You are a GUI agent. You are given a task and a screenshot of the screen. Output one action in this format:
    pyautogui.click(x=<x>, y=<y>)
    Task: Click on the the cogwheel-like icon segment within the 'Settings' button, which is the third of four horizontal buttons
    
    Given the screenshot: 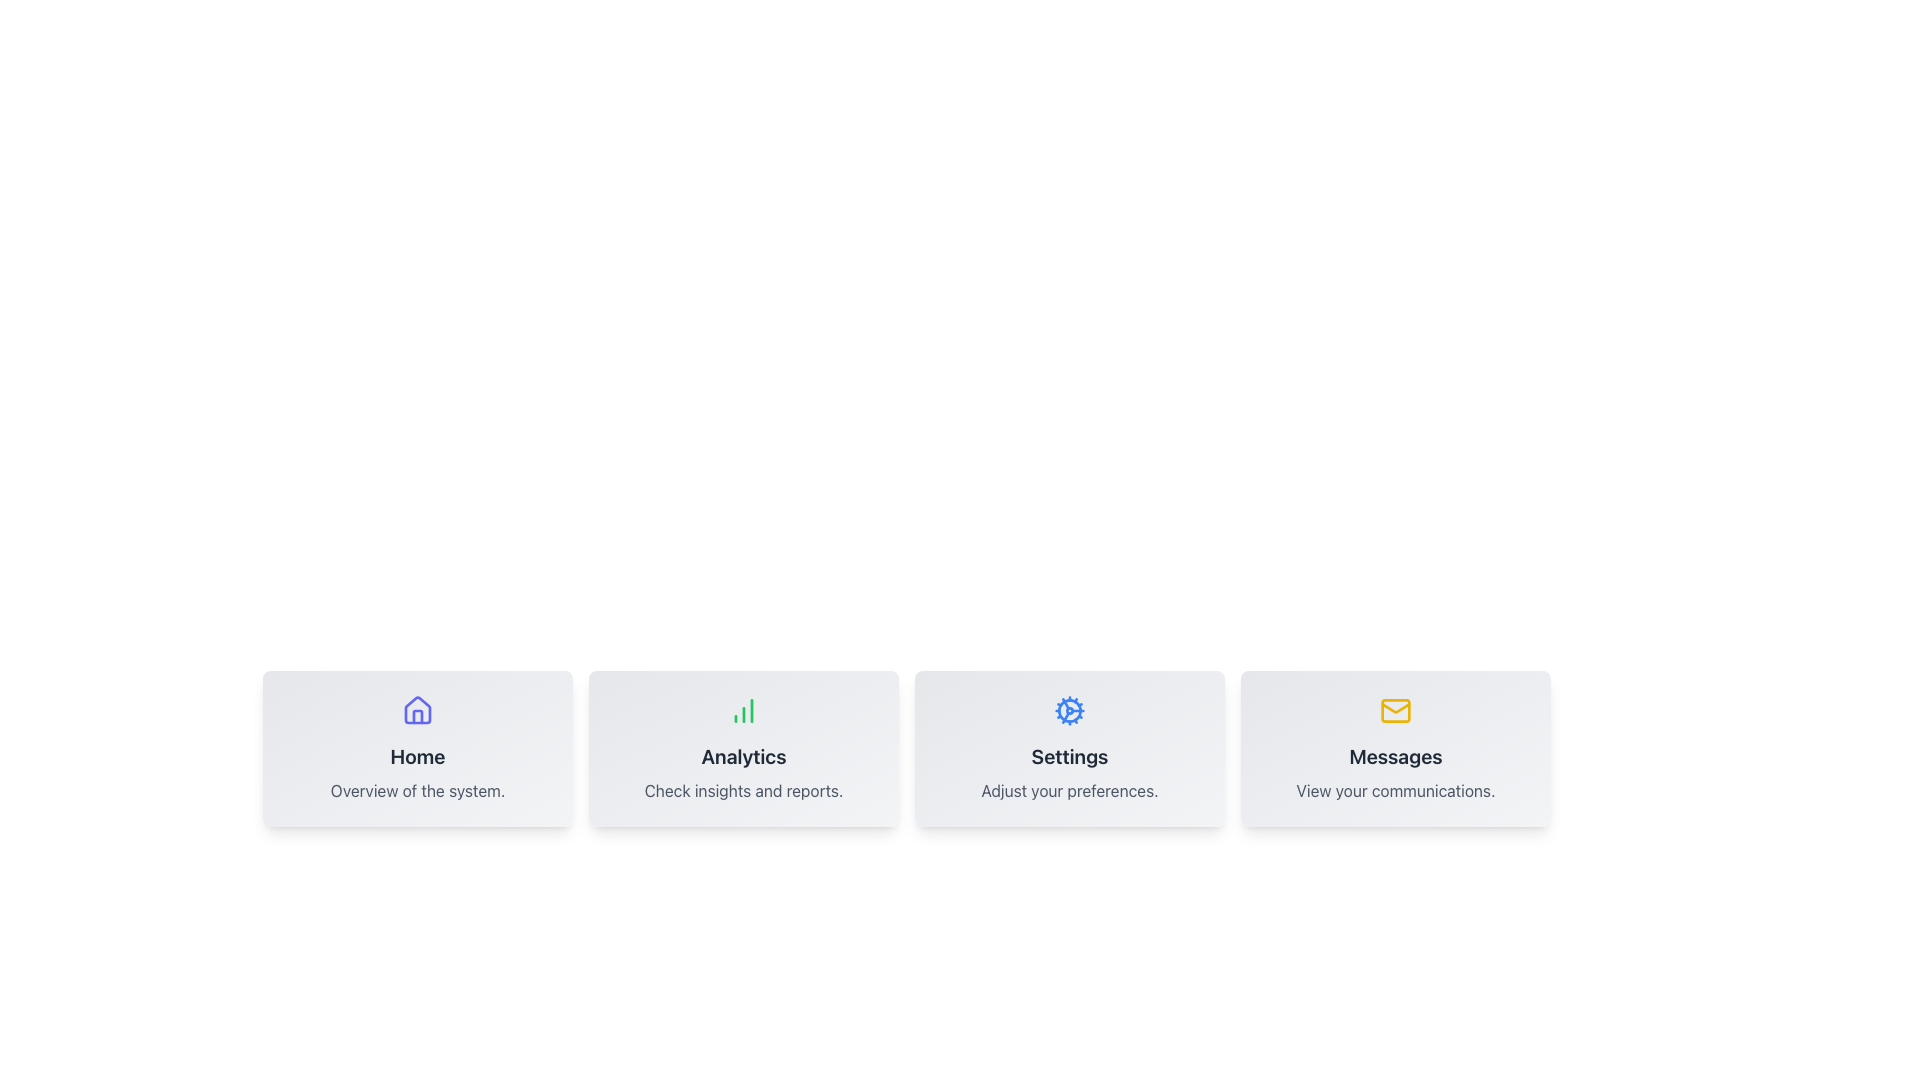 What is the action you would take?
    pyautogui.click(x=1064, y=716)
    